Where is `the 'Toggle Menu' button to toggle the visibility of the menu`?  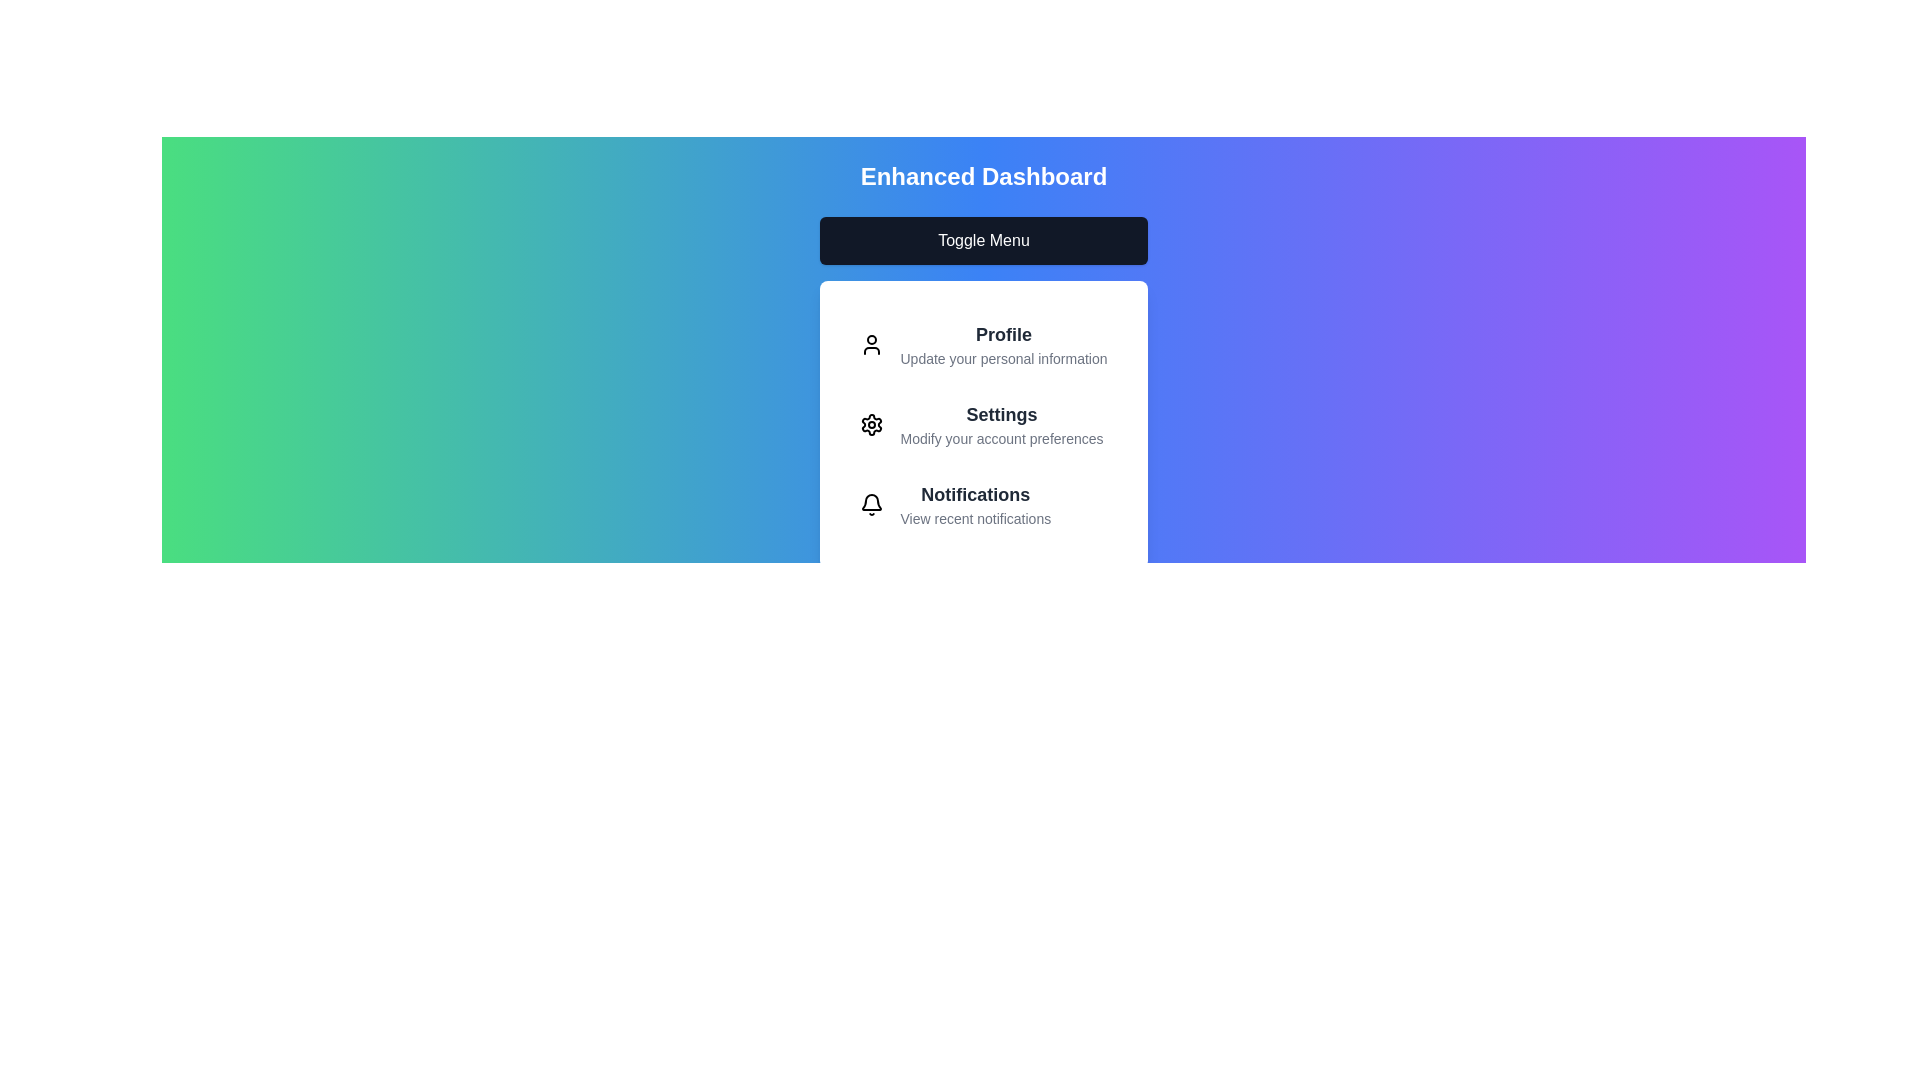 the 'Toggle Menu' button to toggle the visibility of the menu is located at coordinates (983, 239).